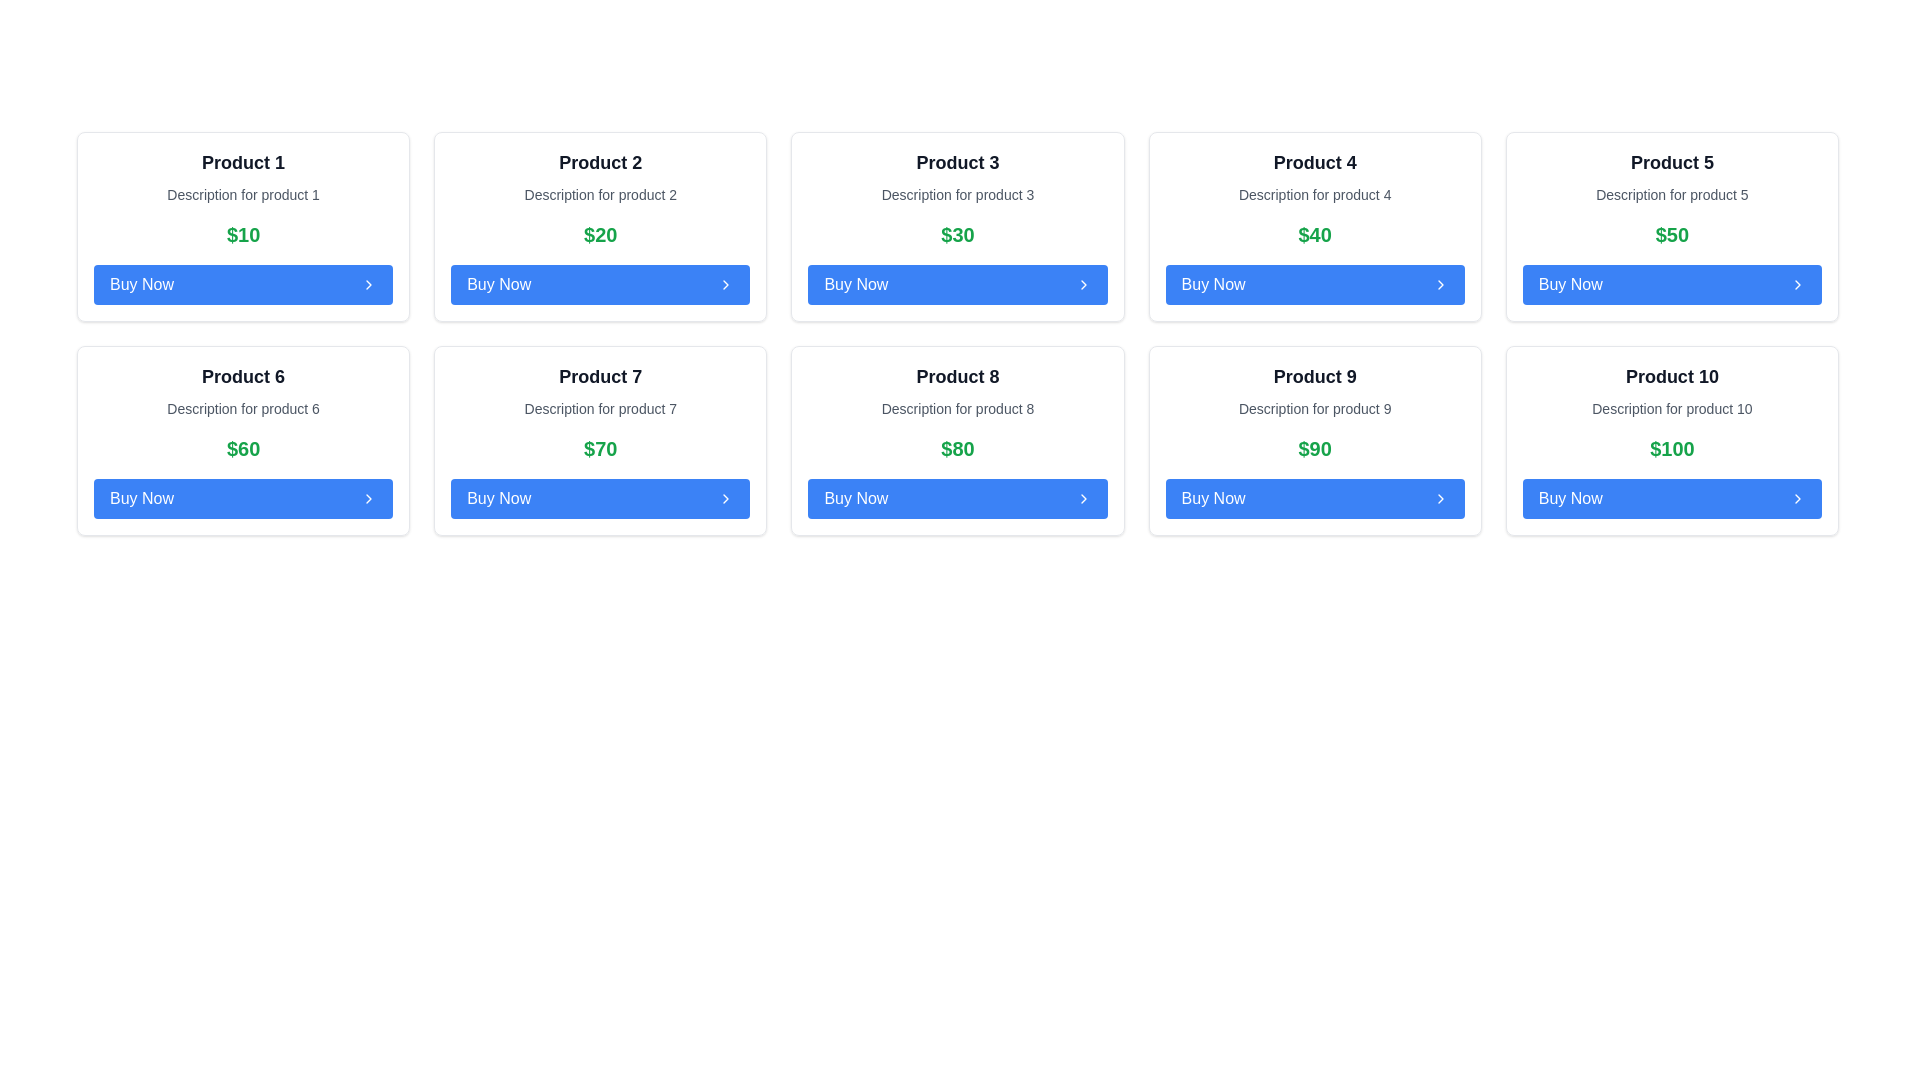 The width and height of the screenshot is (1920, 1080). What do you see at coordinates (242, 195) in the screenshot?
I see `the text label displaying 'Description for product 1', which is styled in small gray font and located below the title and above the price tag in the product card` at bounding box center [242, 195].